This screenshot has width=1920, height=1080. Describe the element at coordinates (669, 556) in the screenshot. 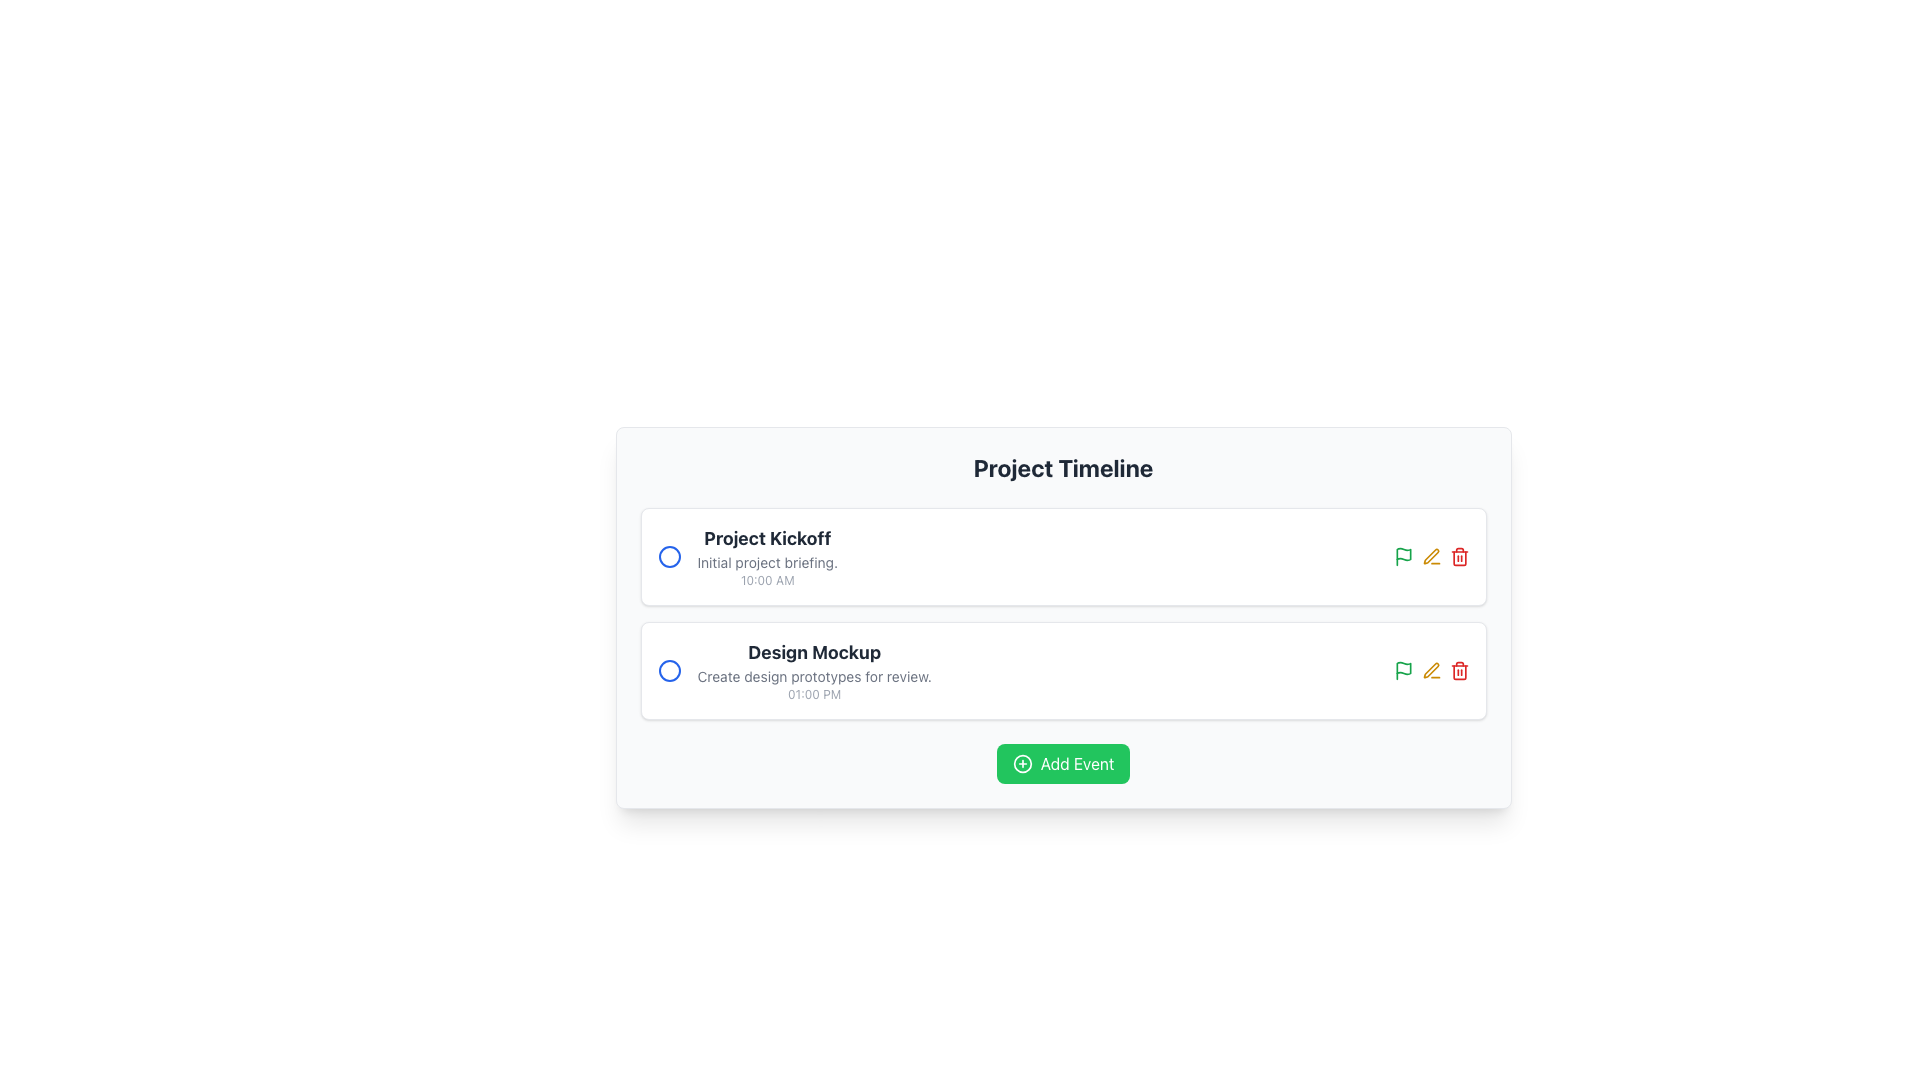

I see `the smaller SVG Circle that indicates status or selection in the leftmost area of the 'Project Kickoff' block` at that location.